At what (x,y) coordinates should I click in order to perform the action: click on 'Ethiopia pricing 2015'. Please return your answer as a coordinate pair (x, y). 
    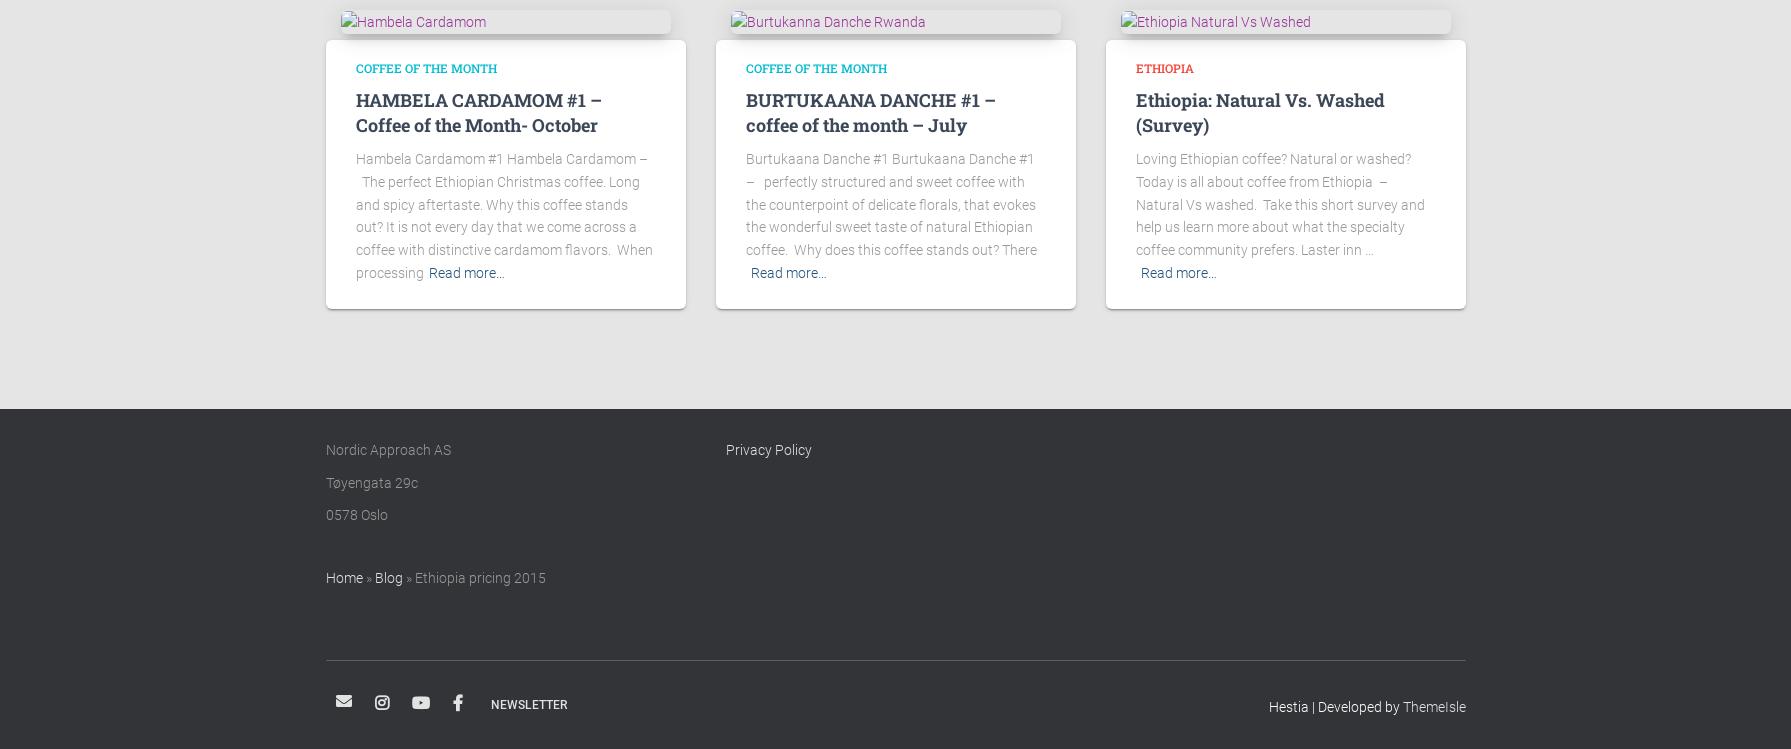
    Looking at the image, I should click on (479, 578).